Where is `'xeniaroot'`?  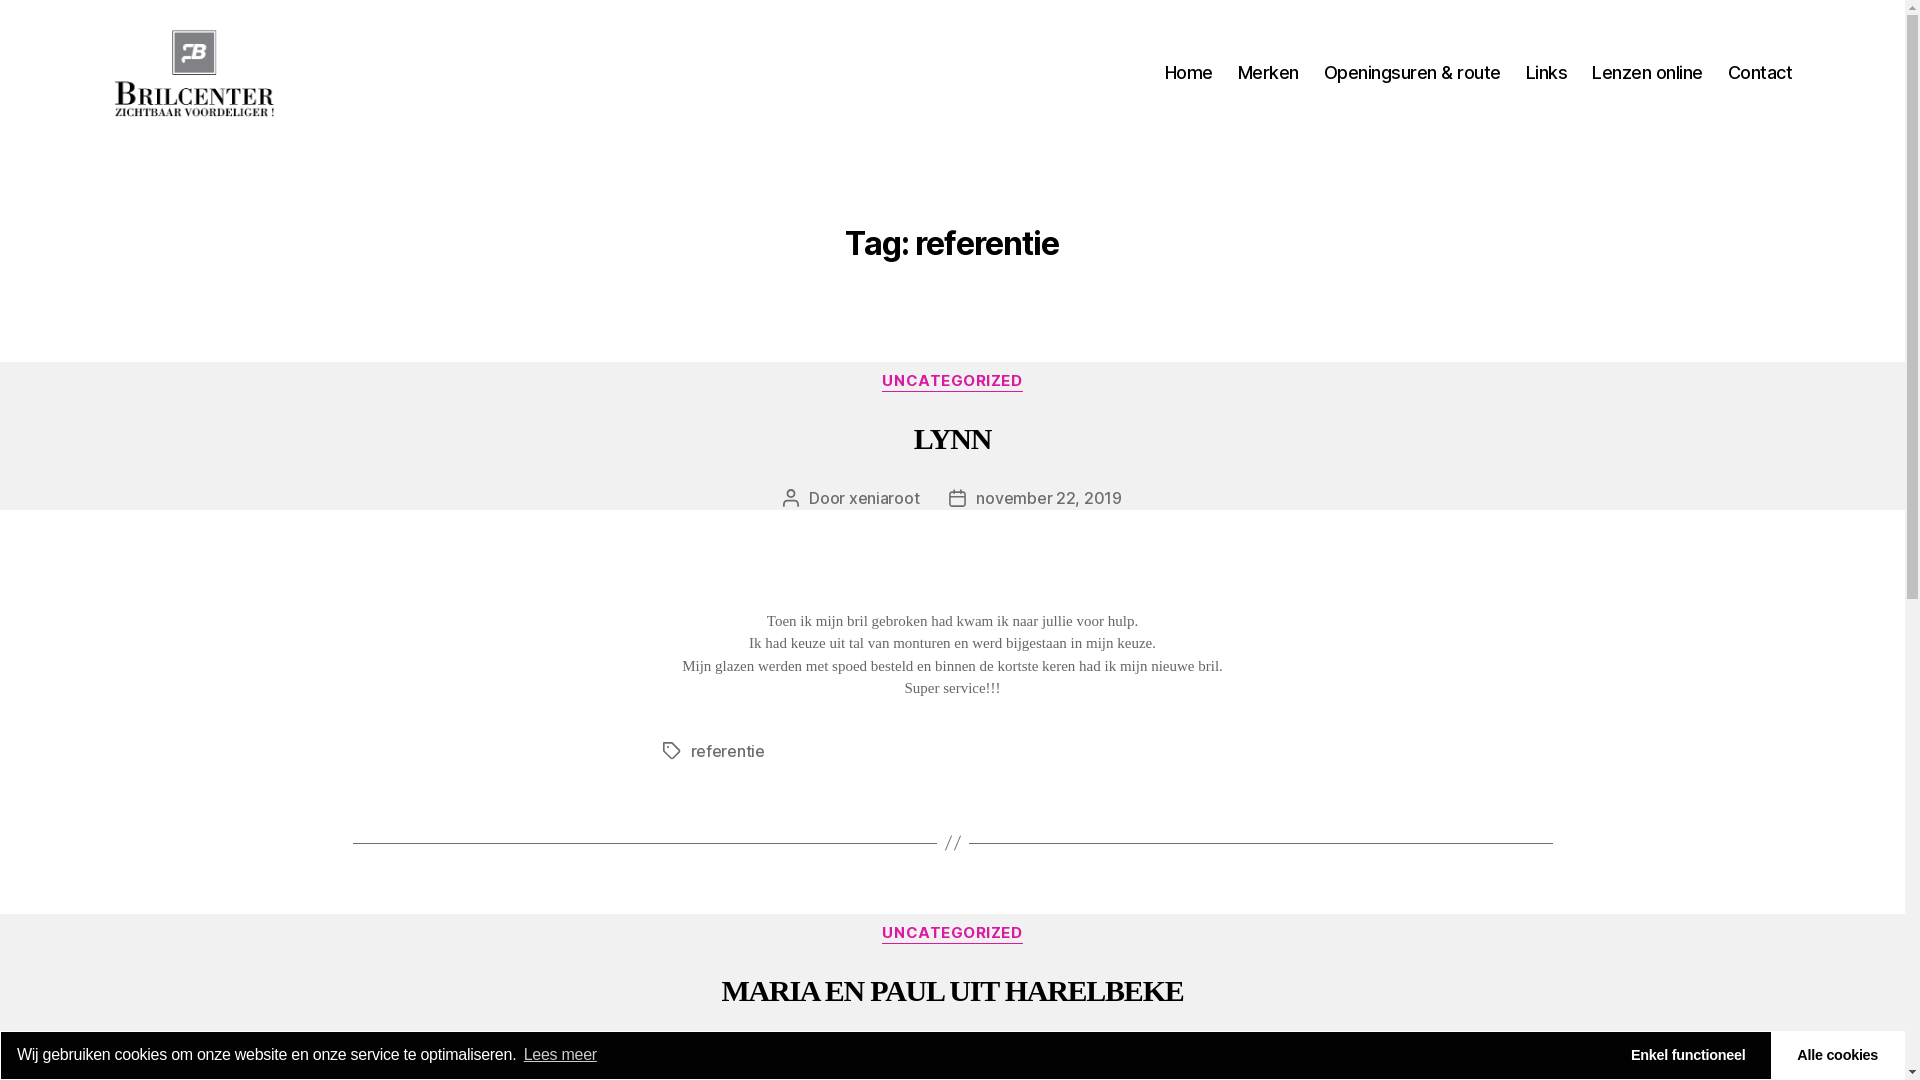 'xeniaroot' is located at coordinates (883, 496).